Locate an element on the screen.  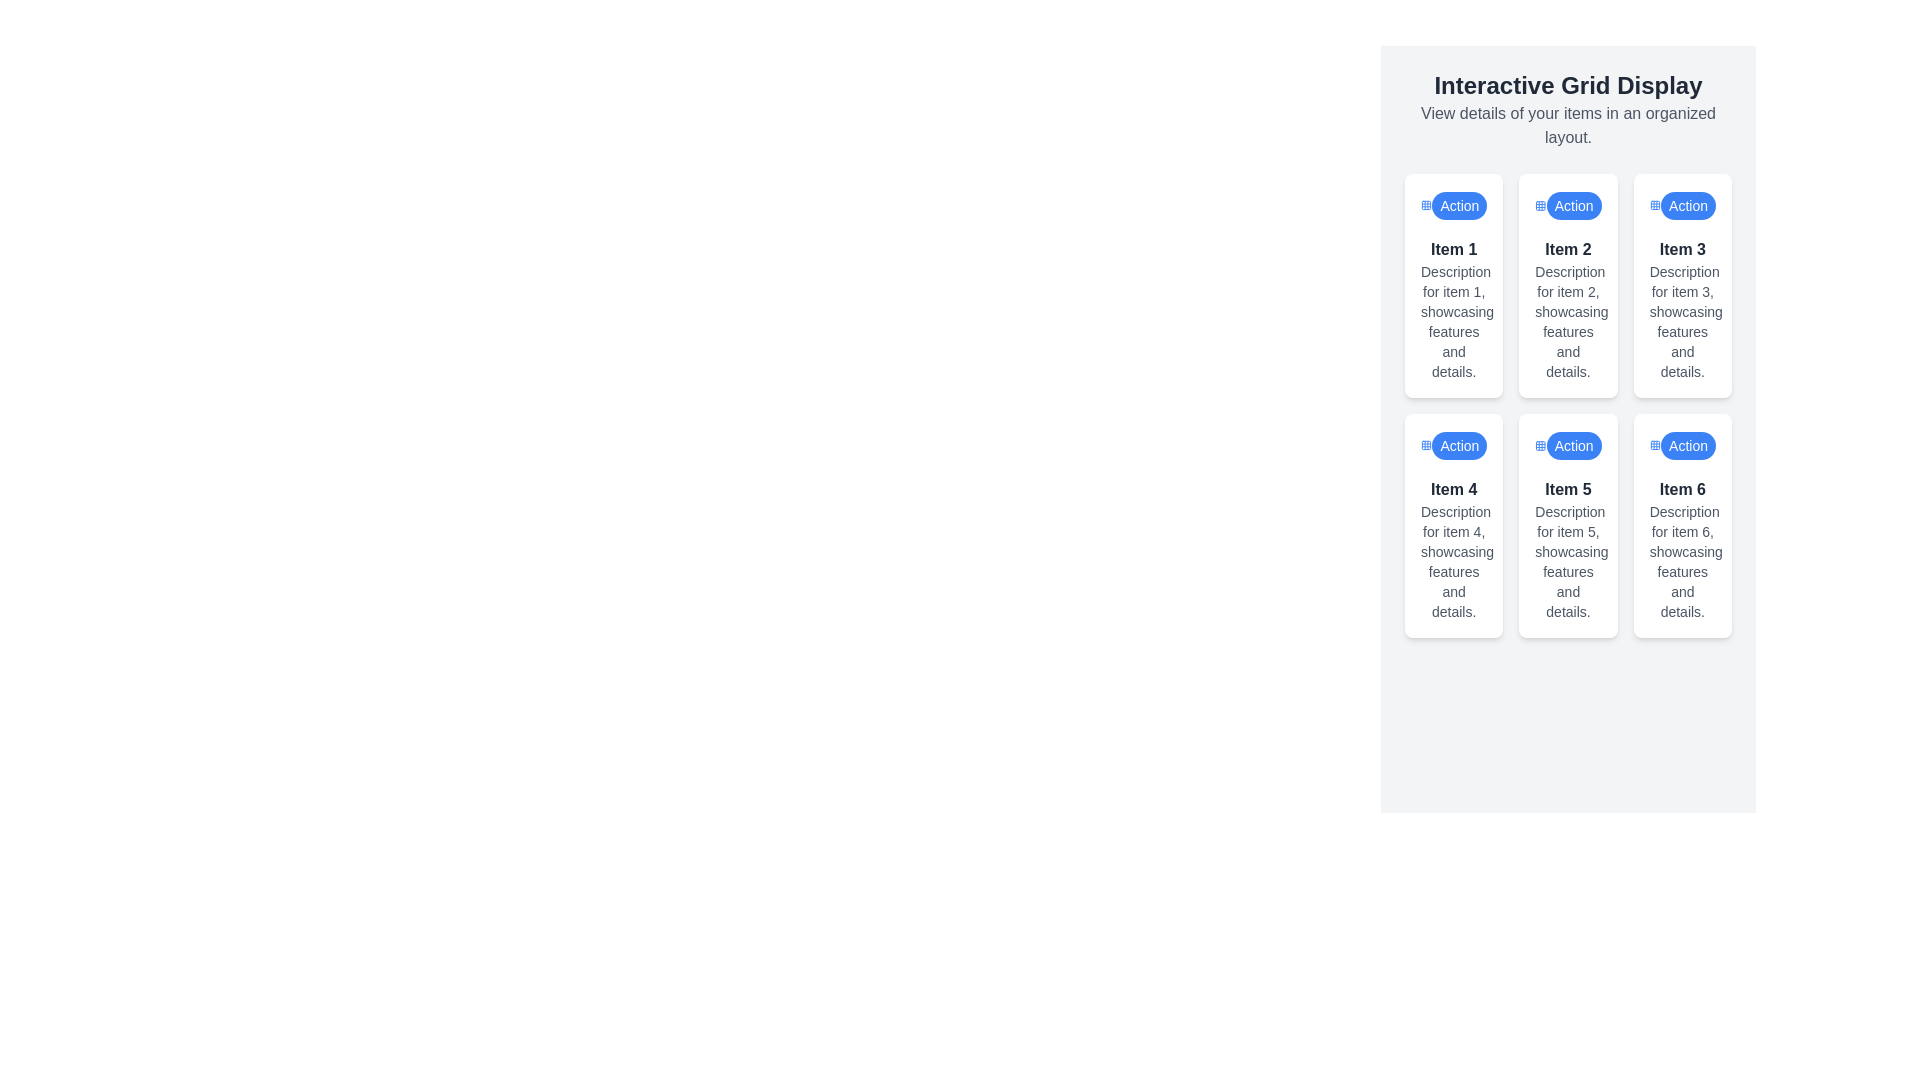
the informative text block describing 'Item 3', located in the panel labeled 'Item 3', directly below its bold label is located at coordinates (1681, 320).